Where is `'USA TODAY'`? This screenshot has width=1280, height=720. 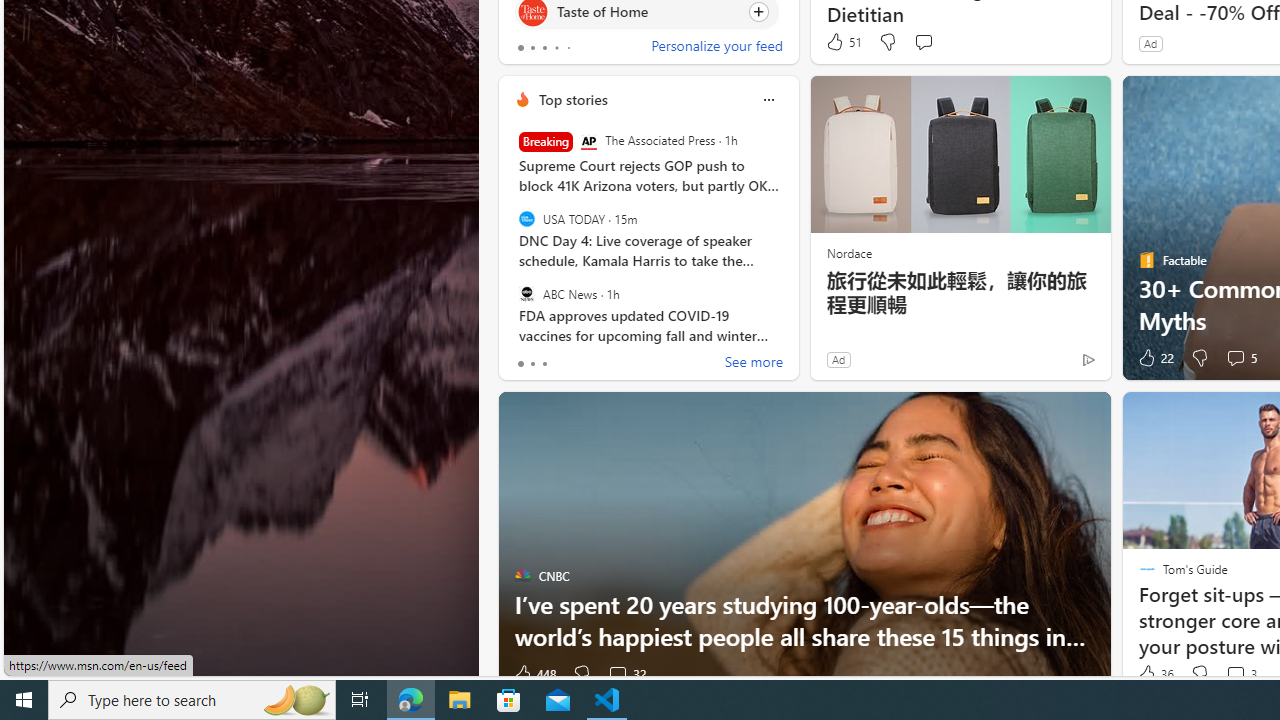
'USA TODAY' is located at coordinates (526, 219).